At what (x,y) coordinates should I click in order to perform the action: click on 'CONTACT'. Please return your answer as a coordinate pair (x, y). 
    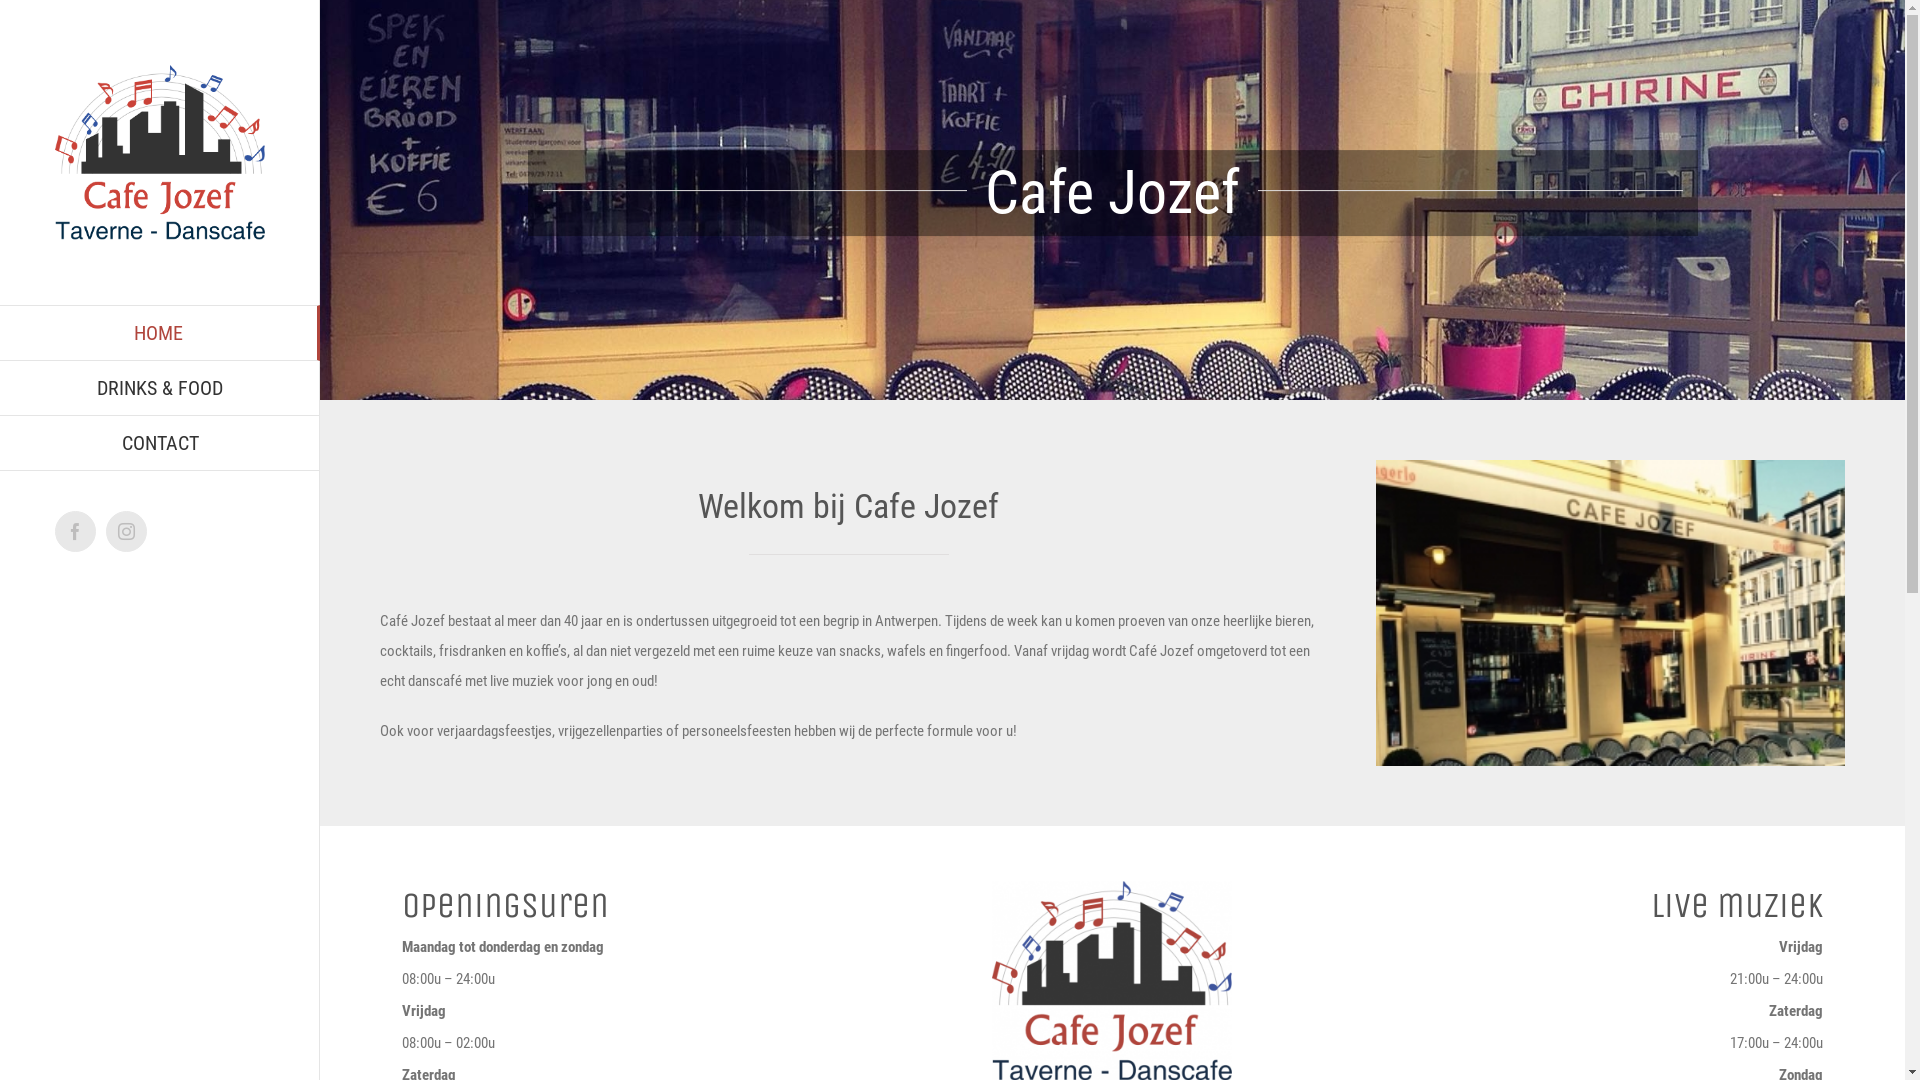
    Looking at the image, I should click on (158, 442).